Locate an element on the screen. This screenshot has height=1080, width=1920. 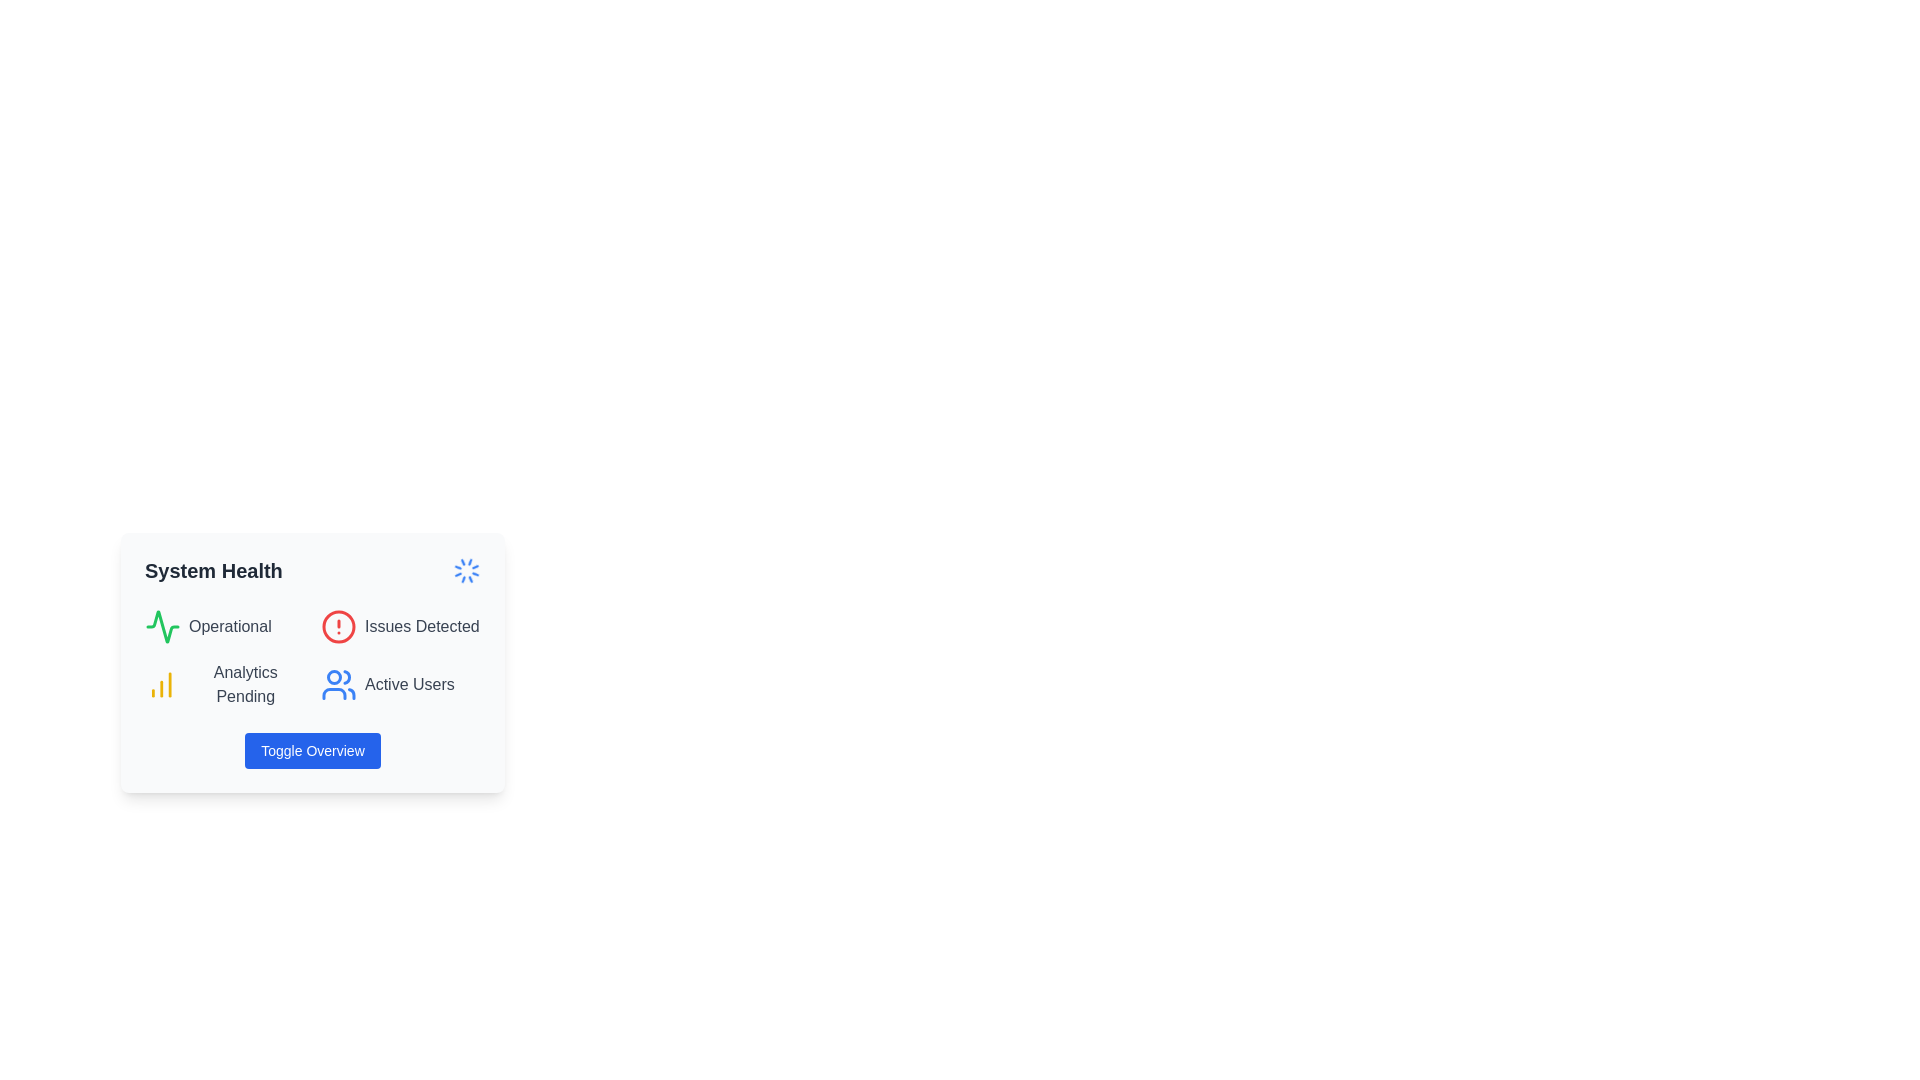
the SVG circle indicating issues detected in the system, which is the second indicator in the 'System Health' visual summary card is located at coordinates (339, 626).